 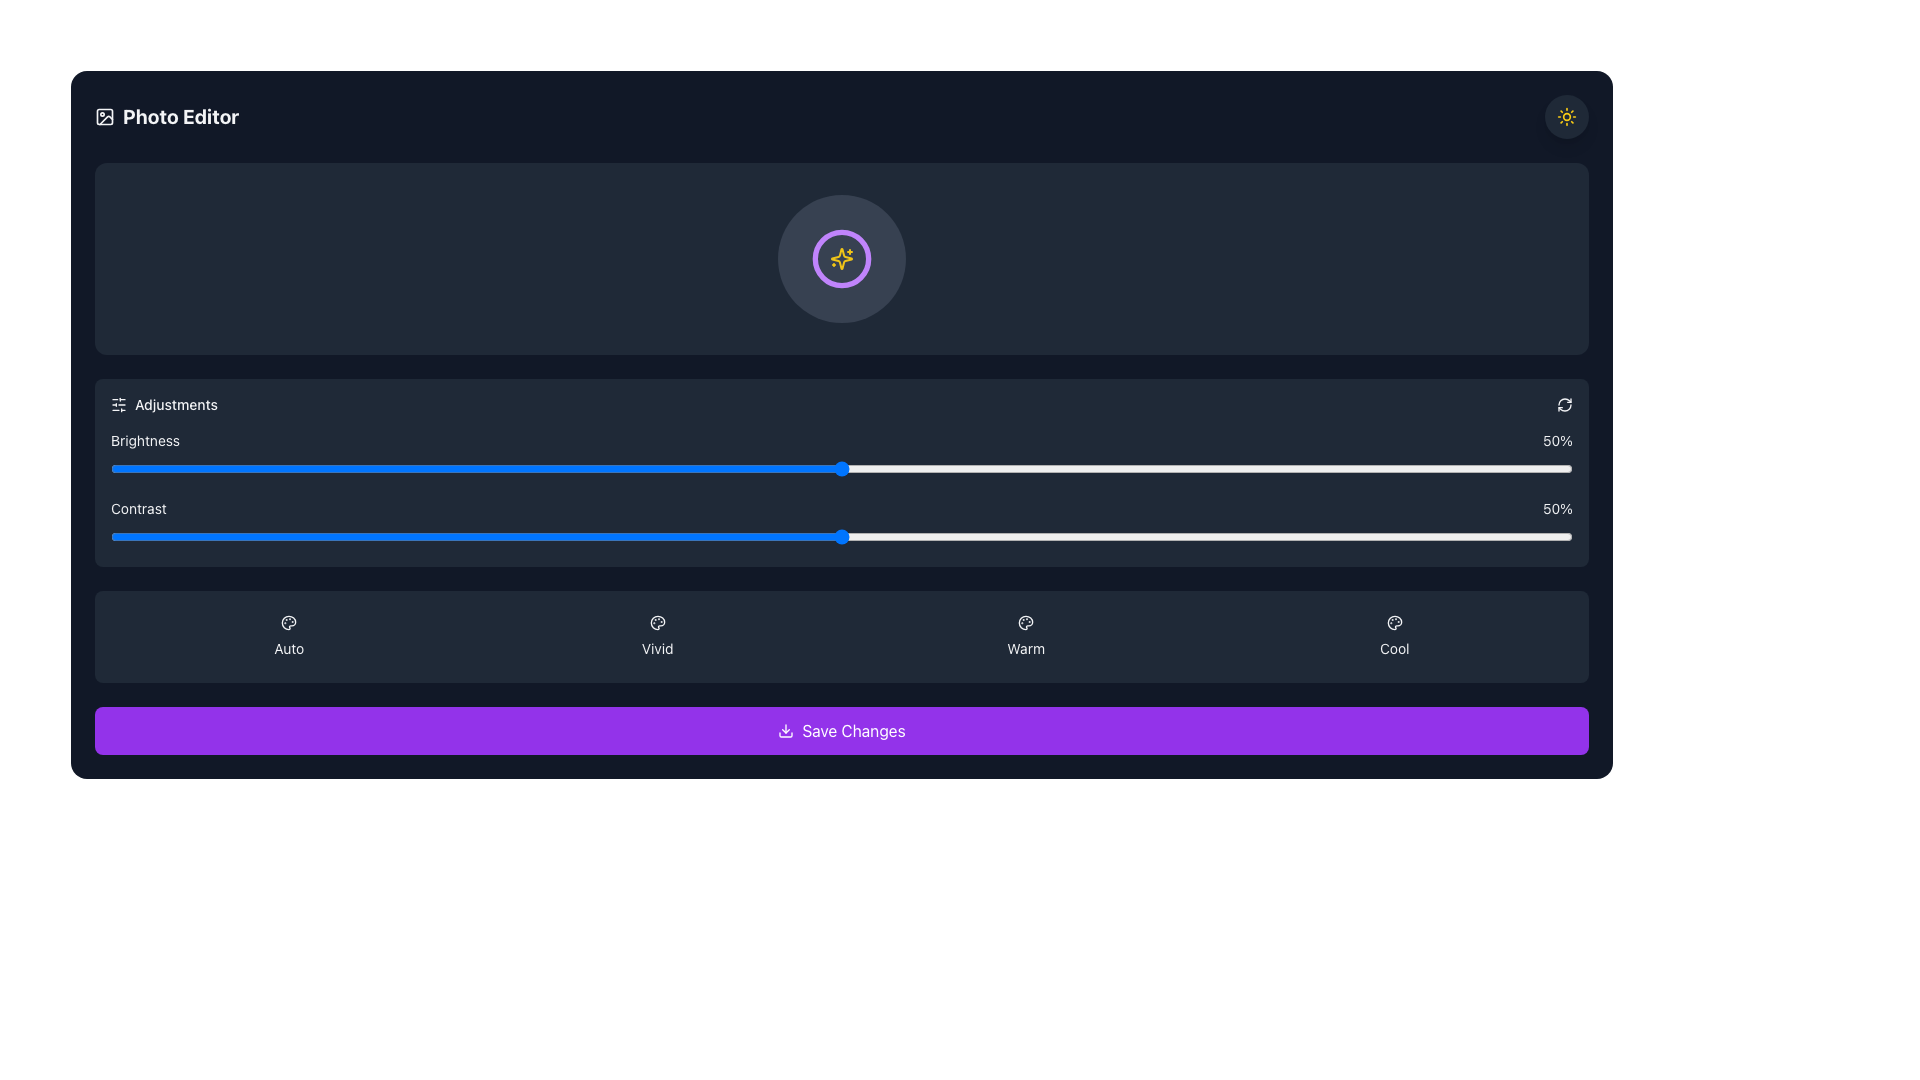 I want to click on contrast, so click(x=1178, y=469).